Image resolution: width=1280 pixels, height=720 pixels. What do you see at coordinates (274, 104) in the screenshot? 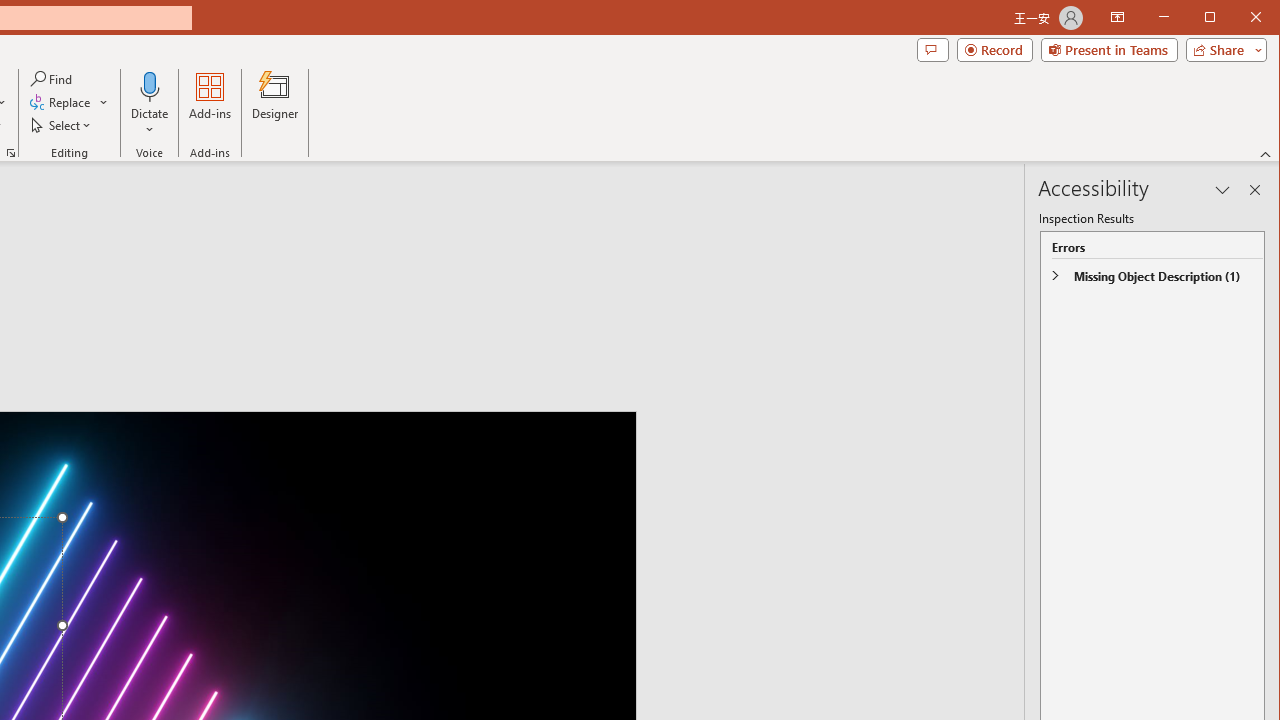
I see `'Designer'` at bounding box center [274, 104].